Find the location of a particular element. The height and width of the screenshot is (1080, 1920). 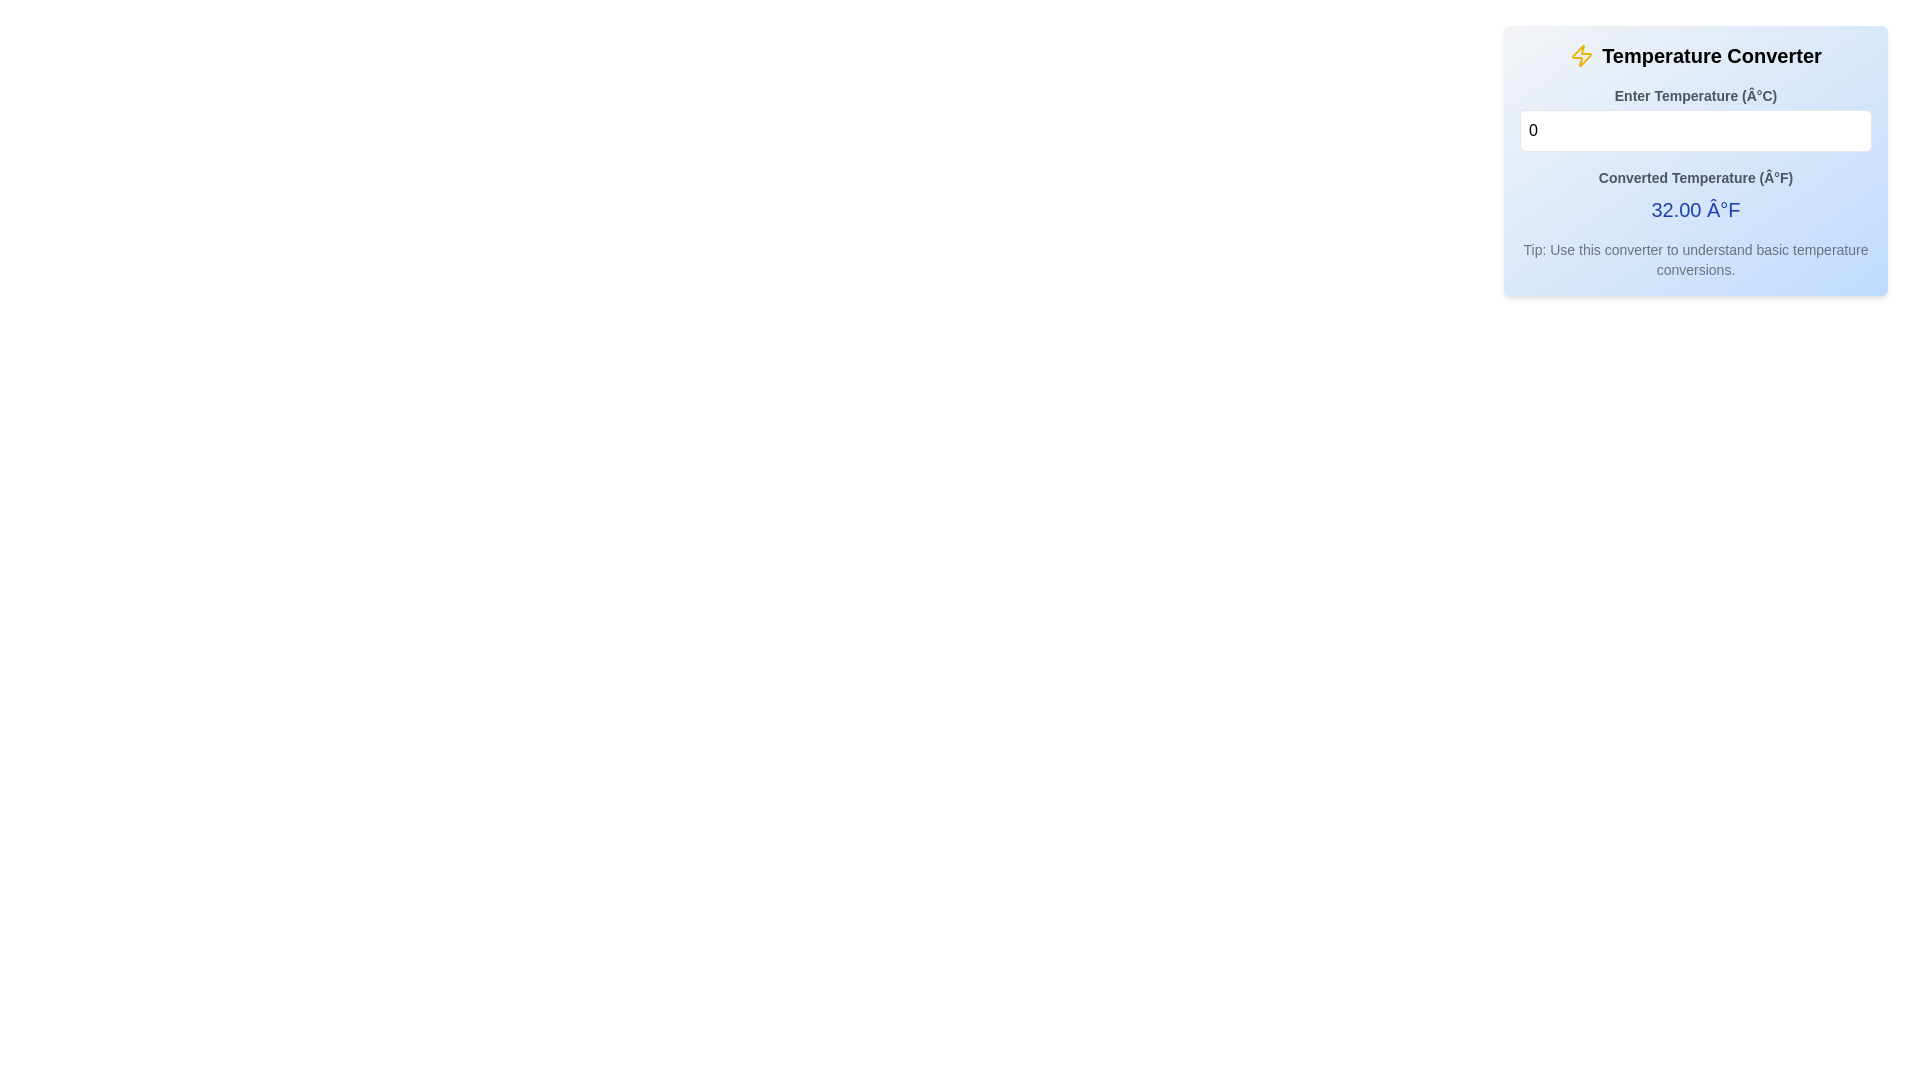

the 'Temperature Converter' text label, which is styled in bold black font and located at the top center of the blue box, adjacent to a yellow lightning icon is located at coordinates (1711, 55).